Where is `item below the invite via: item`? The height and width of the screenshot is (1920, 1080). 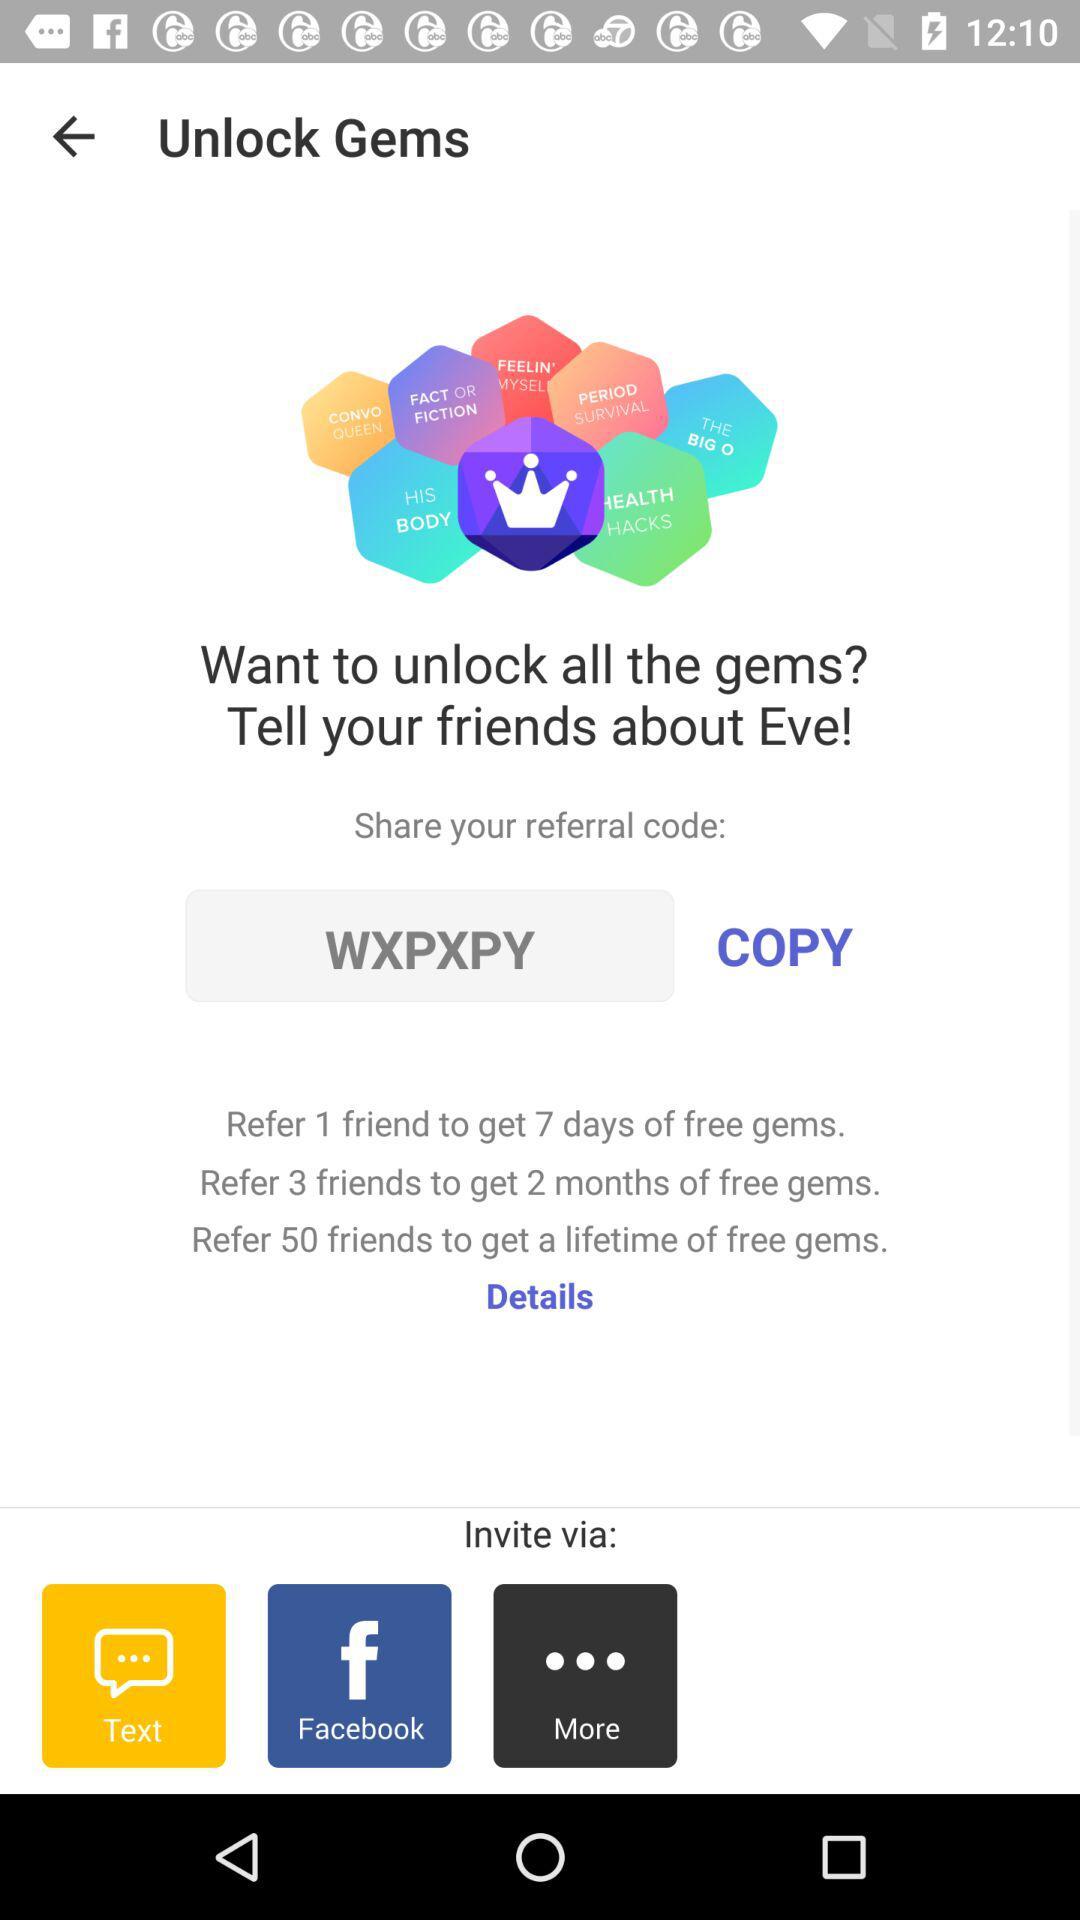 item below the invite via: item is located at coordinates (133, 1675).